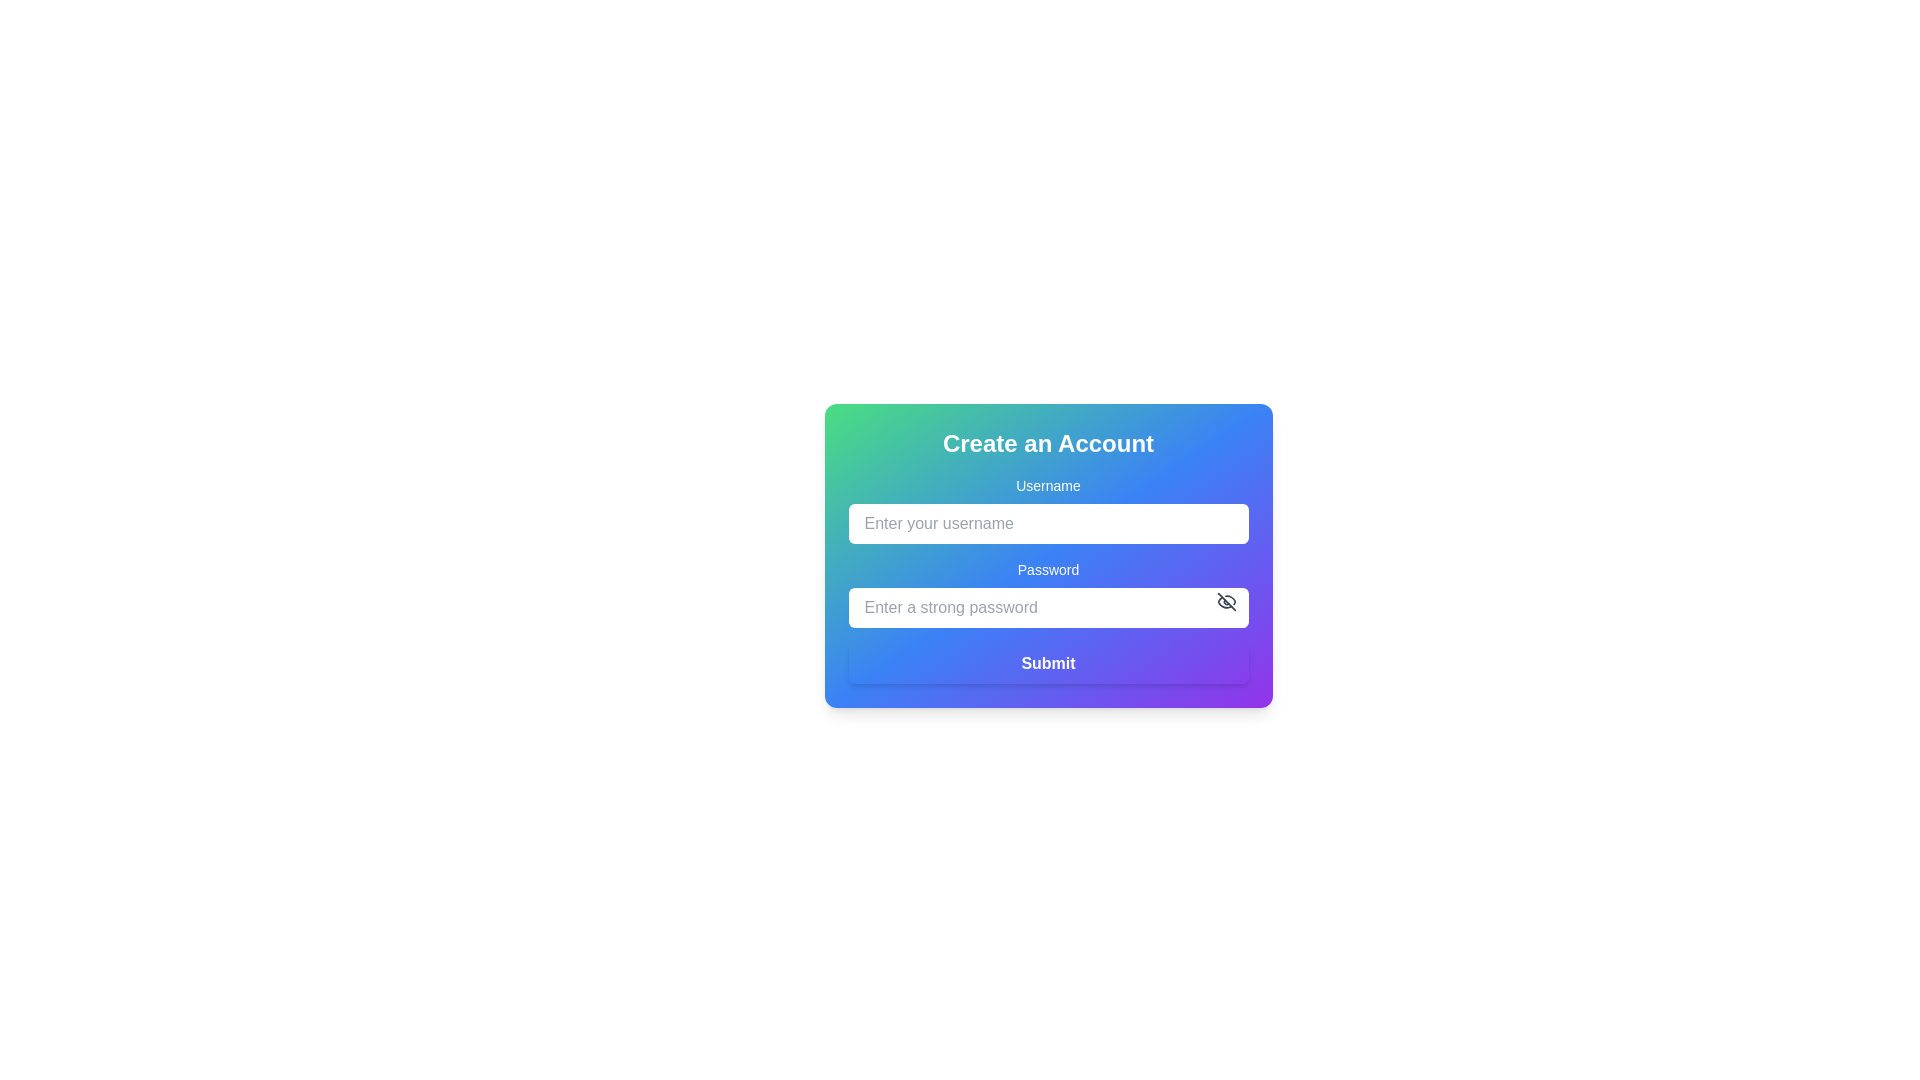  Describe the element at coordinates (1047, 508) in the screenshot. I see `the 'Username' text input field, which is the first input box below the 'Create an Account' heading, to focus it` at that location.